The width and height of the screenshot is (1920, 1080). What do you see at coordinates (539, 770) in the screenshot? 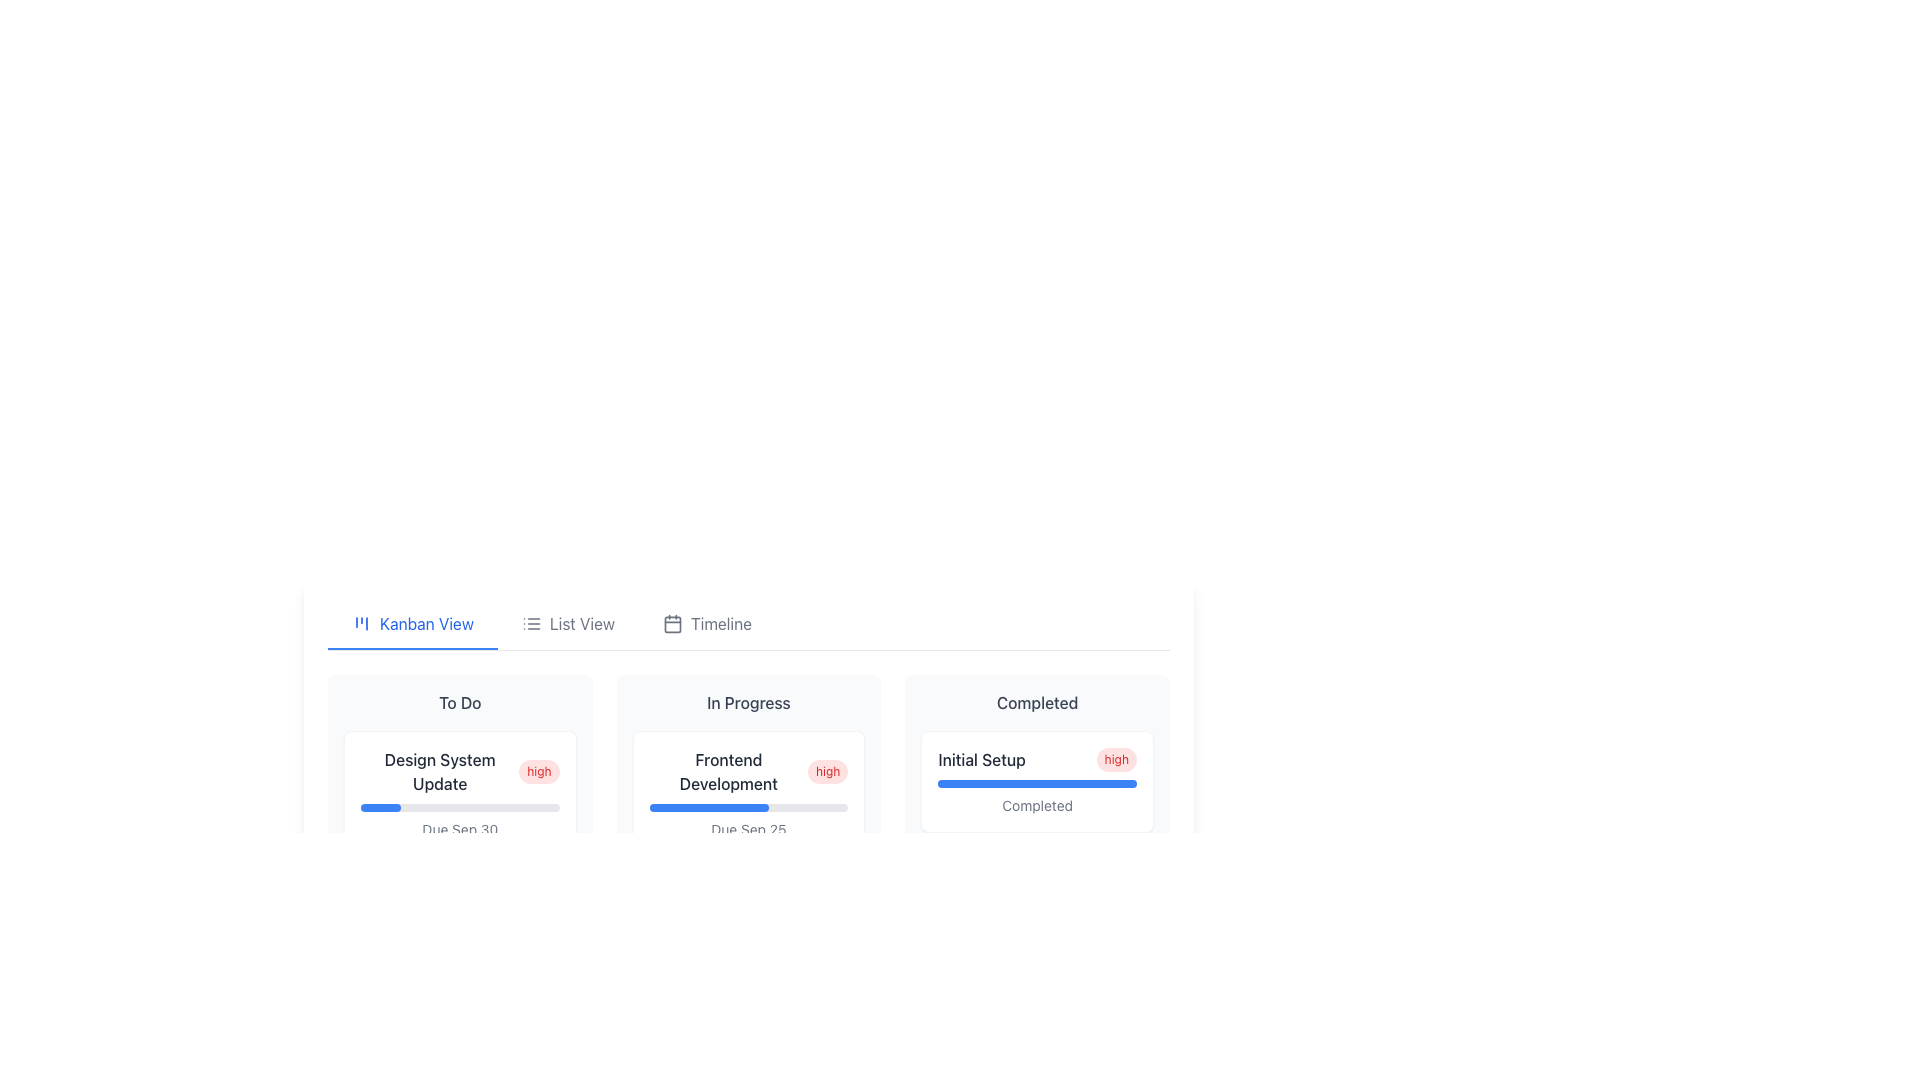
I see `the pill-shaped label with a red background and white text that reads 'high', located to the right of the text 'Design System Update' in the 'To Do' column of the Kanban board` at bounding box center [539, 770].